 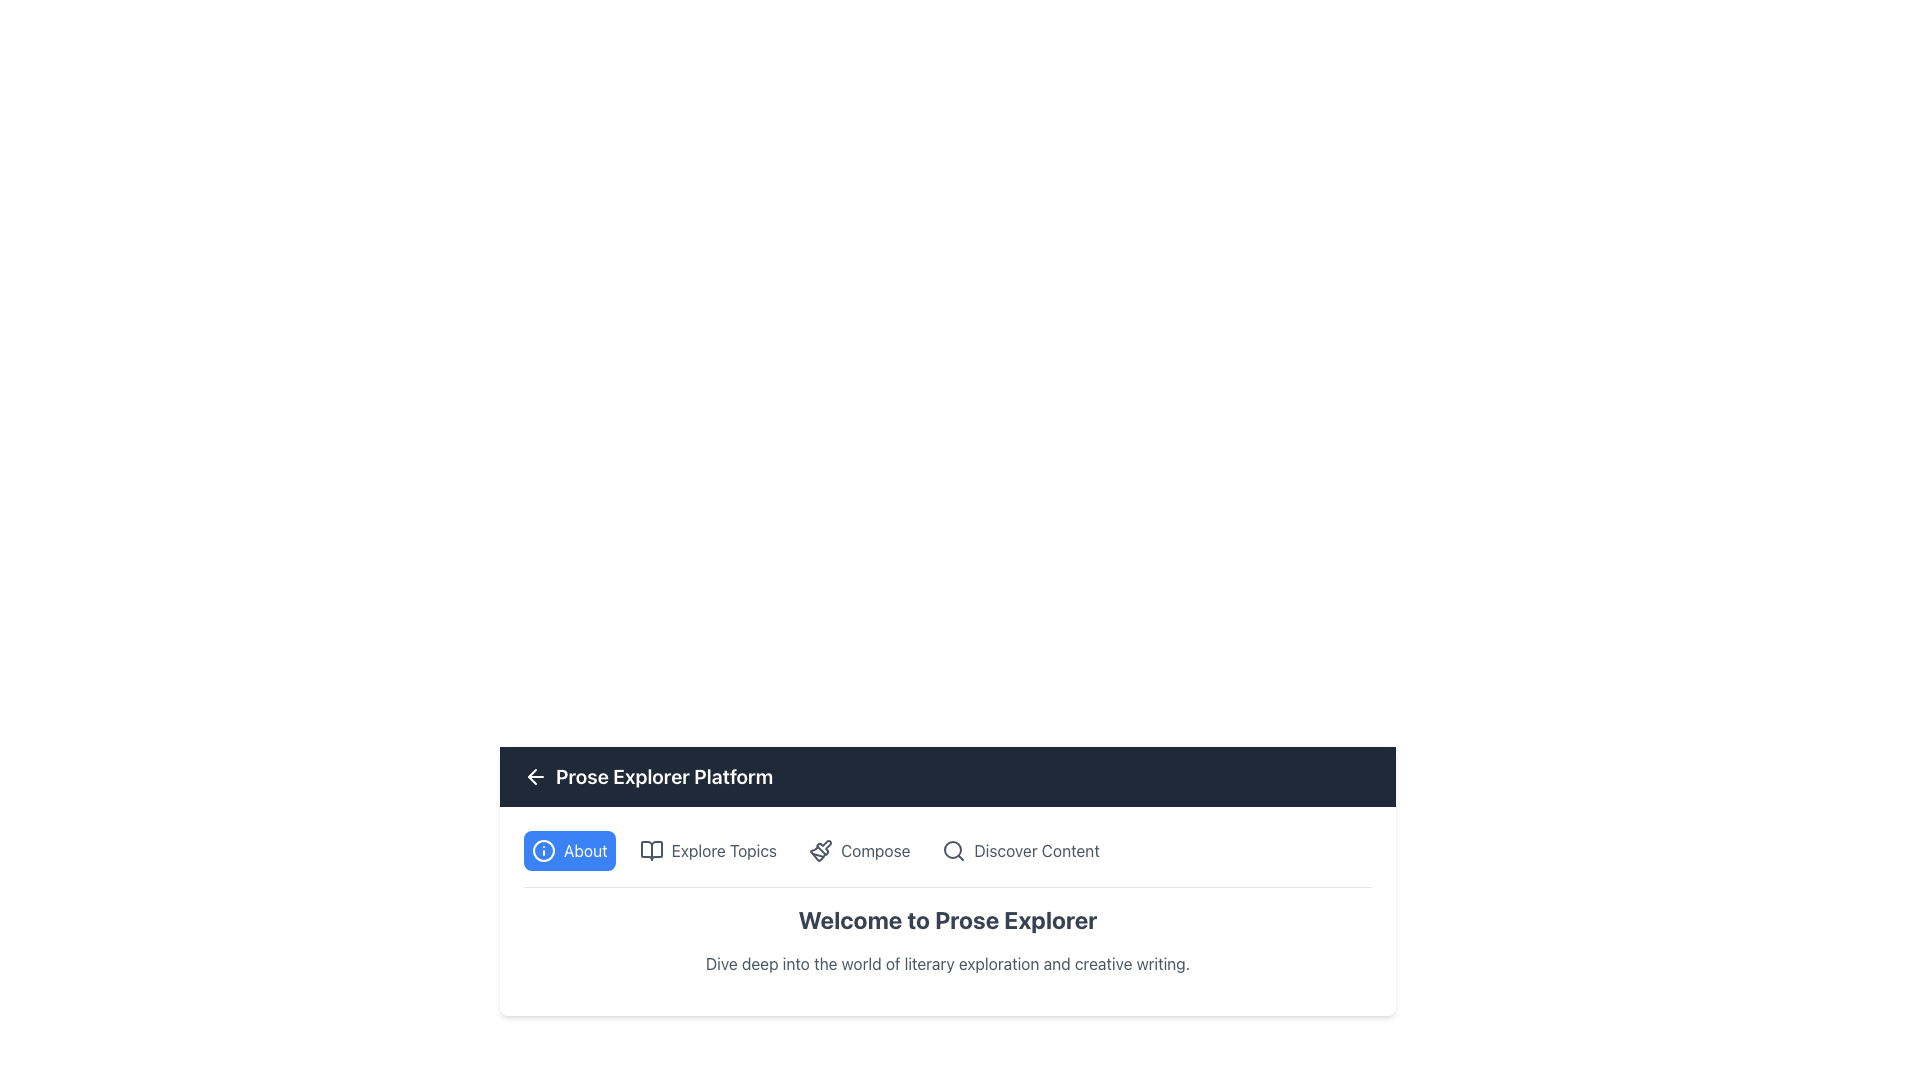 What do you see at coordinates (947, 963) in the screenshot?
I see `the static text that provides a brief description below the 'Welcome to Prose Explorer' title, enticing users` at bounding box center [947, 963].